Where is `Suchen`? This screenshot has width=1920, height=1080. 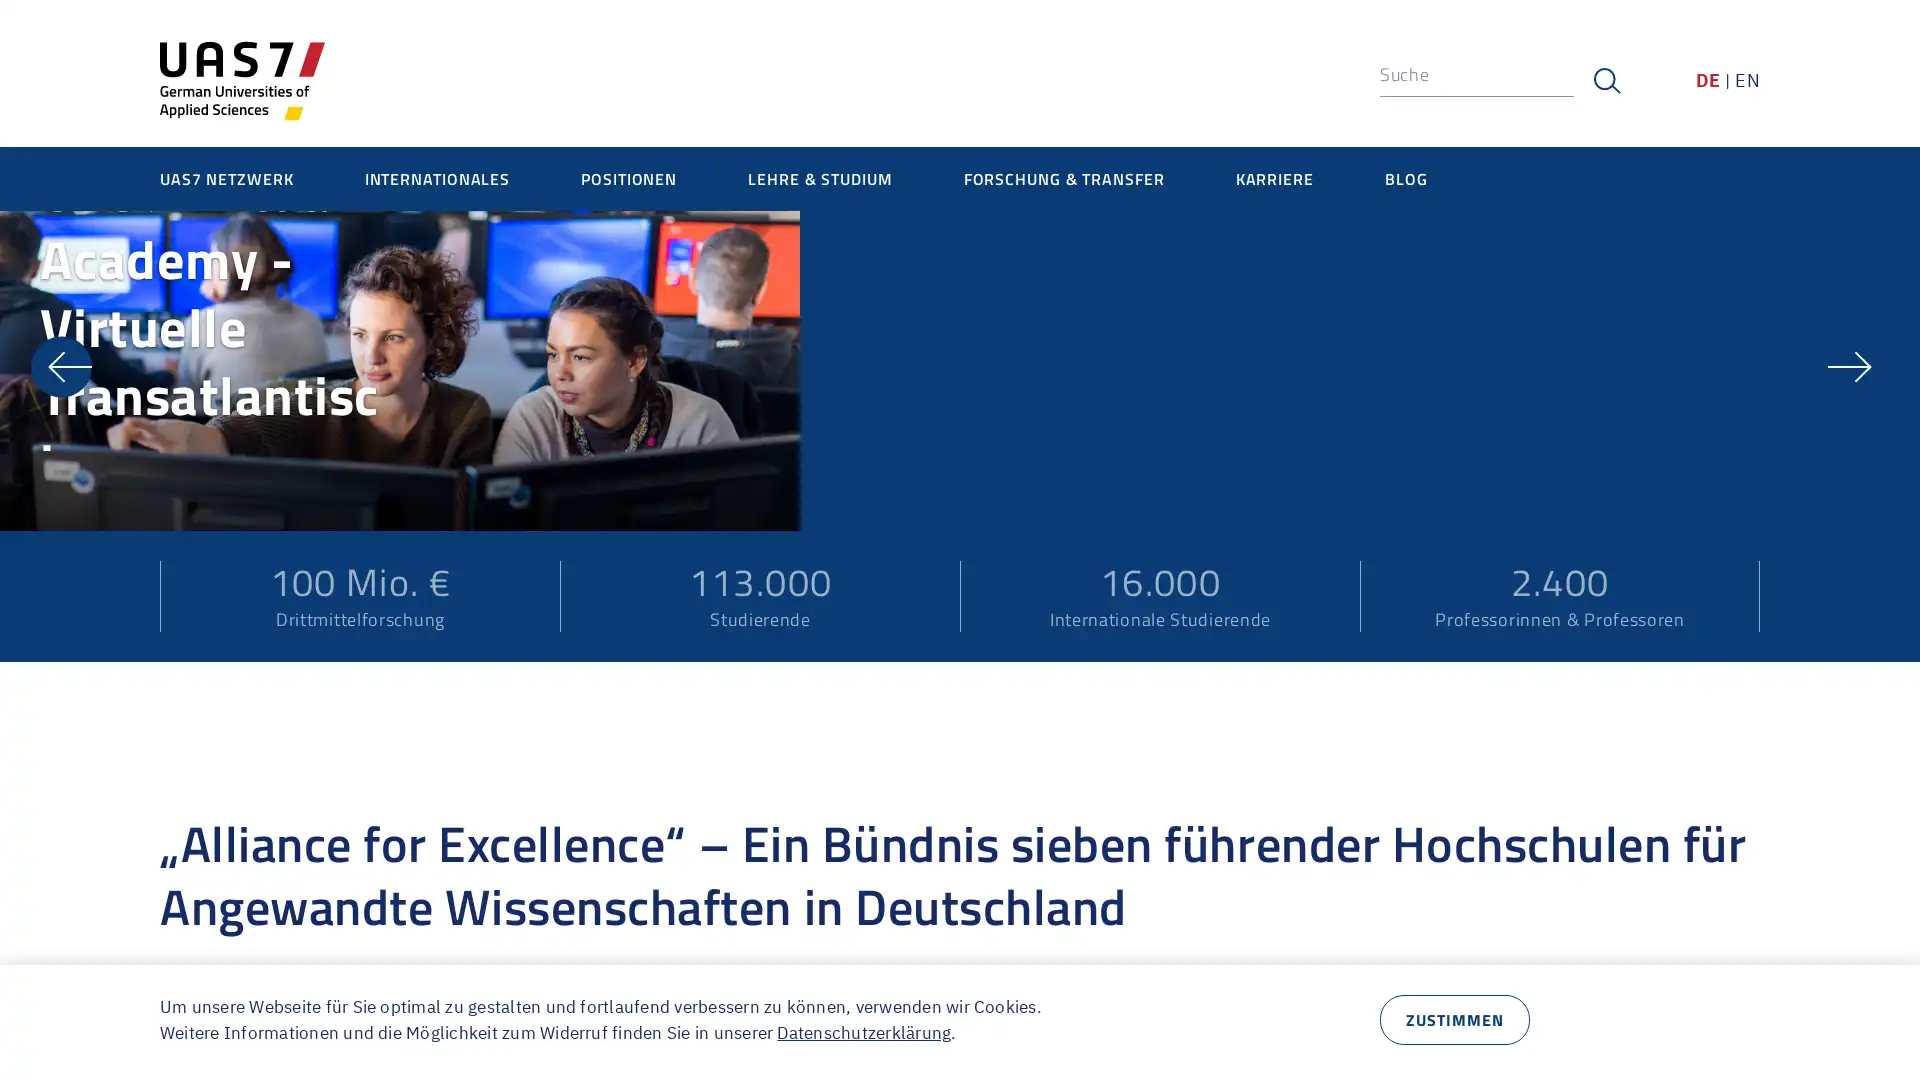
Suchen is located at coordinates (1606, 80).